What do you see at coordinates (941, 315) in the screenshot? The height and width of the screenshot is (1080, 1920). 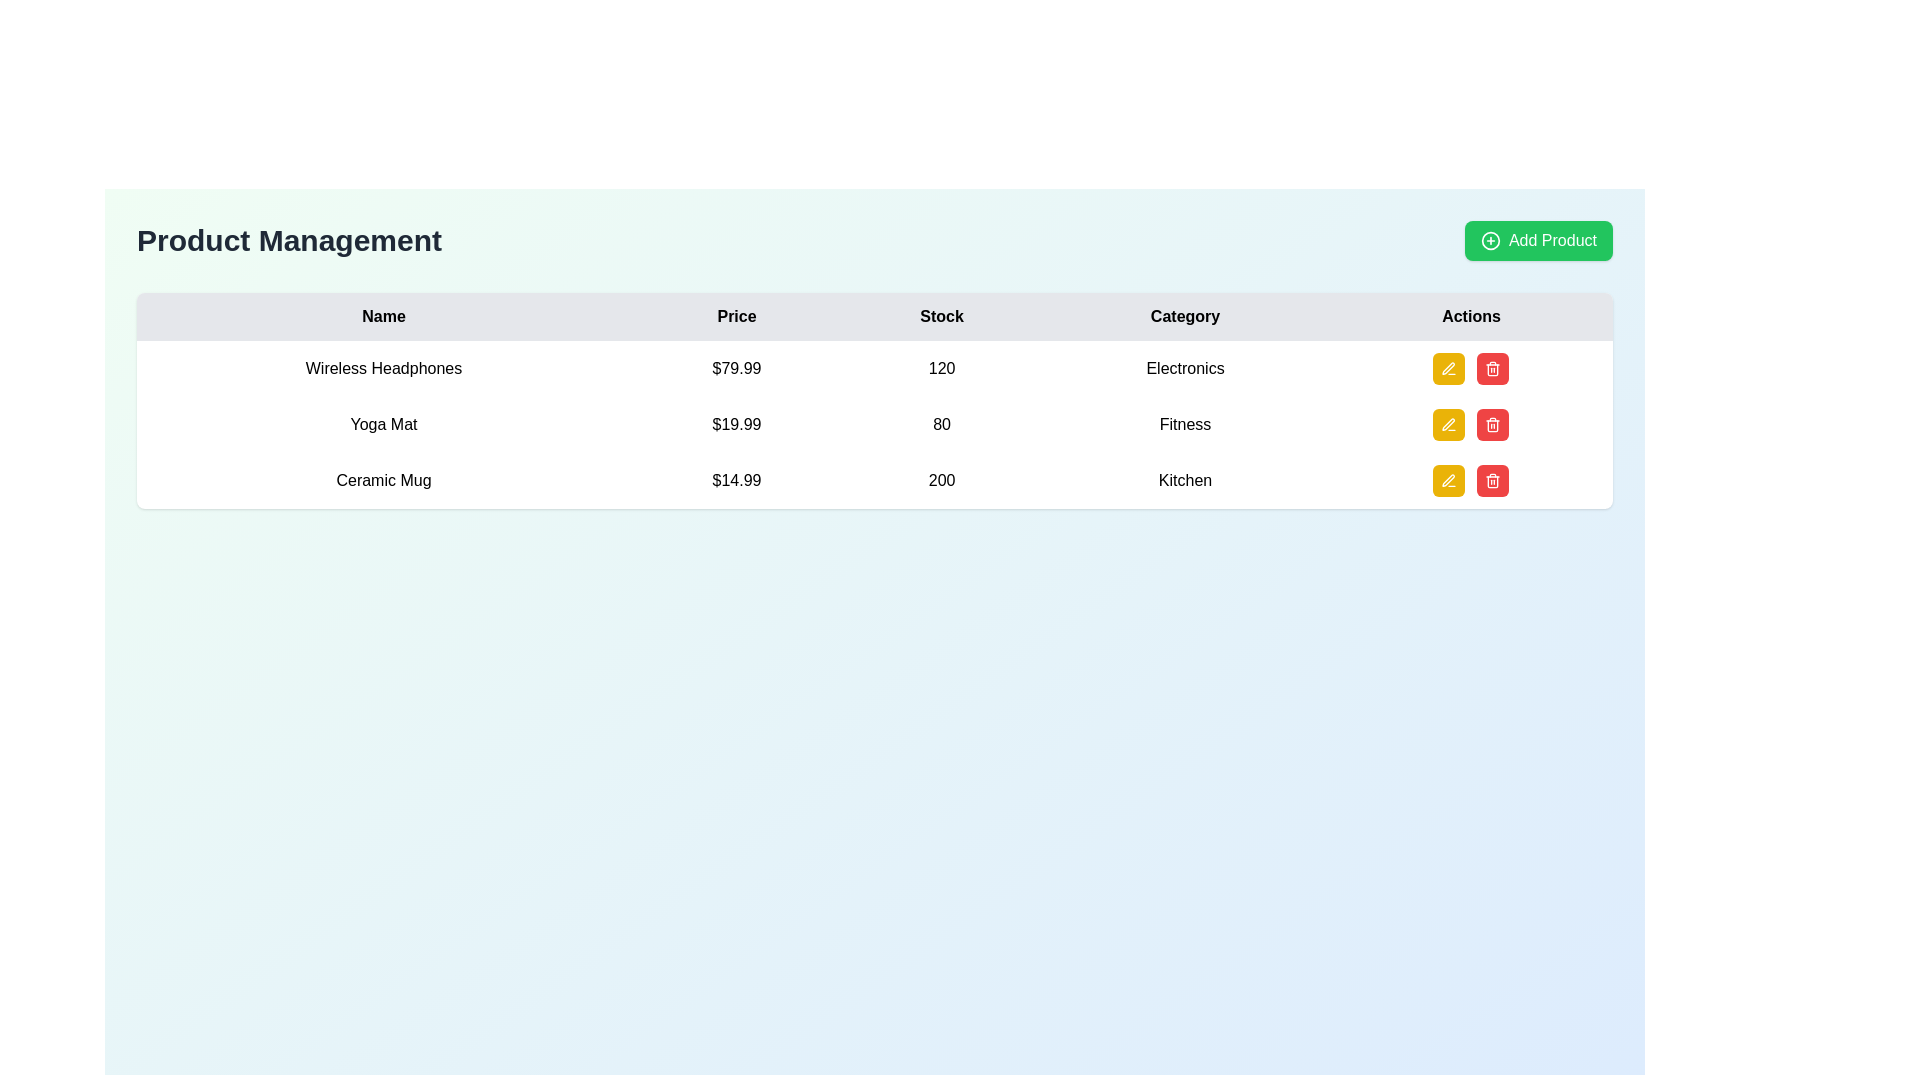 I see `the text label element containing the word 'Stock', which is styled with a light gray background and black bold text, located in the third column of a header row in a tabular layout` at bounding box center [941, 315].